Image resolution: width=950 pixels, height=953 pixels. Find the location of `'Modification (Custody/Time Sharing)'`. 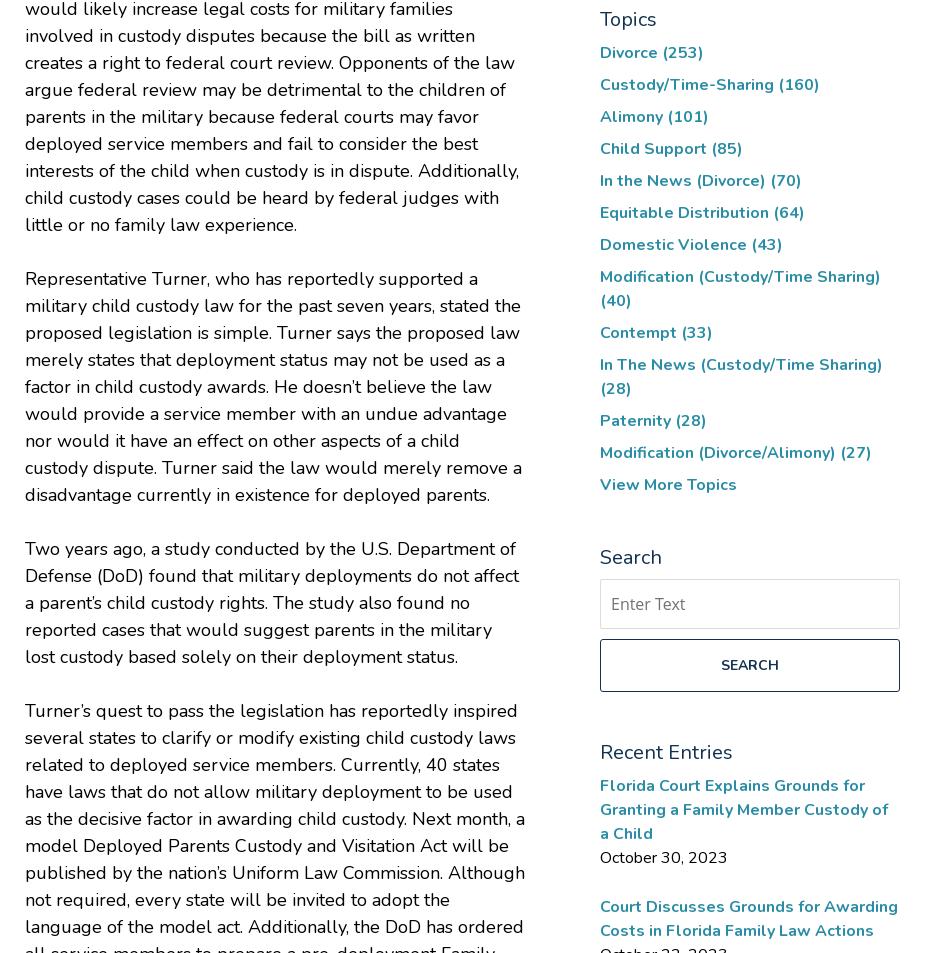

'Modification (Custody/Time Sharing)' is located at coordinates (739, 274).